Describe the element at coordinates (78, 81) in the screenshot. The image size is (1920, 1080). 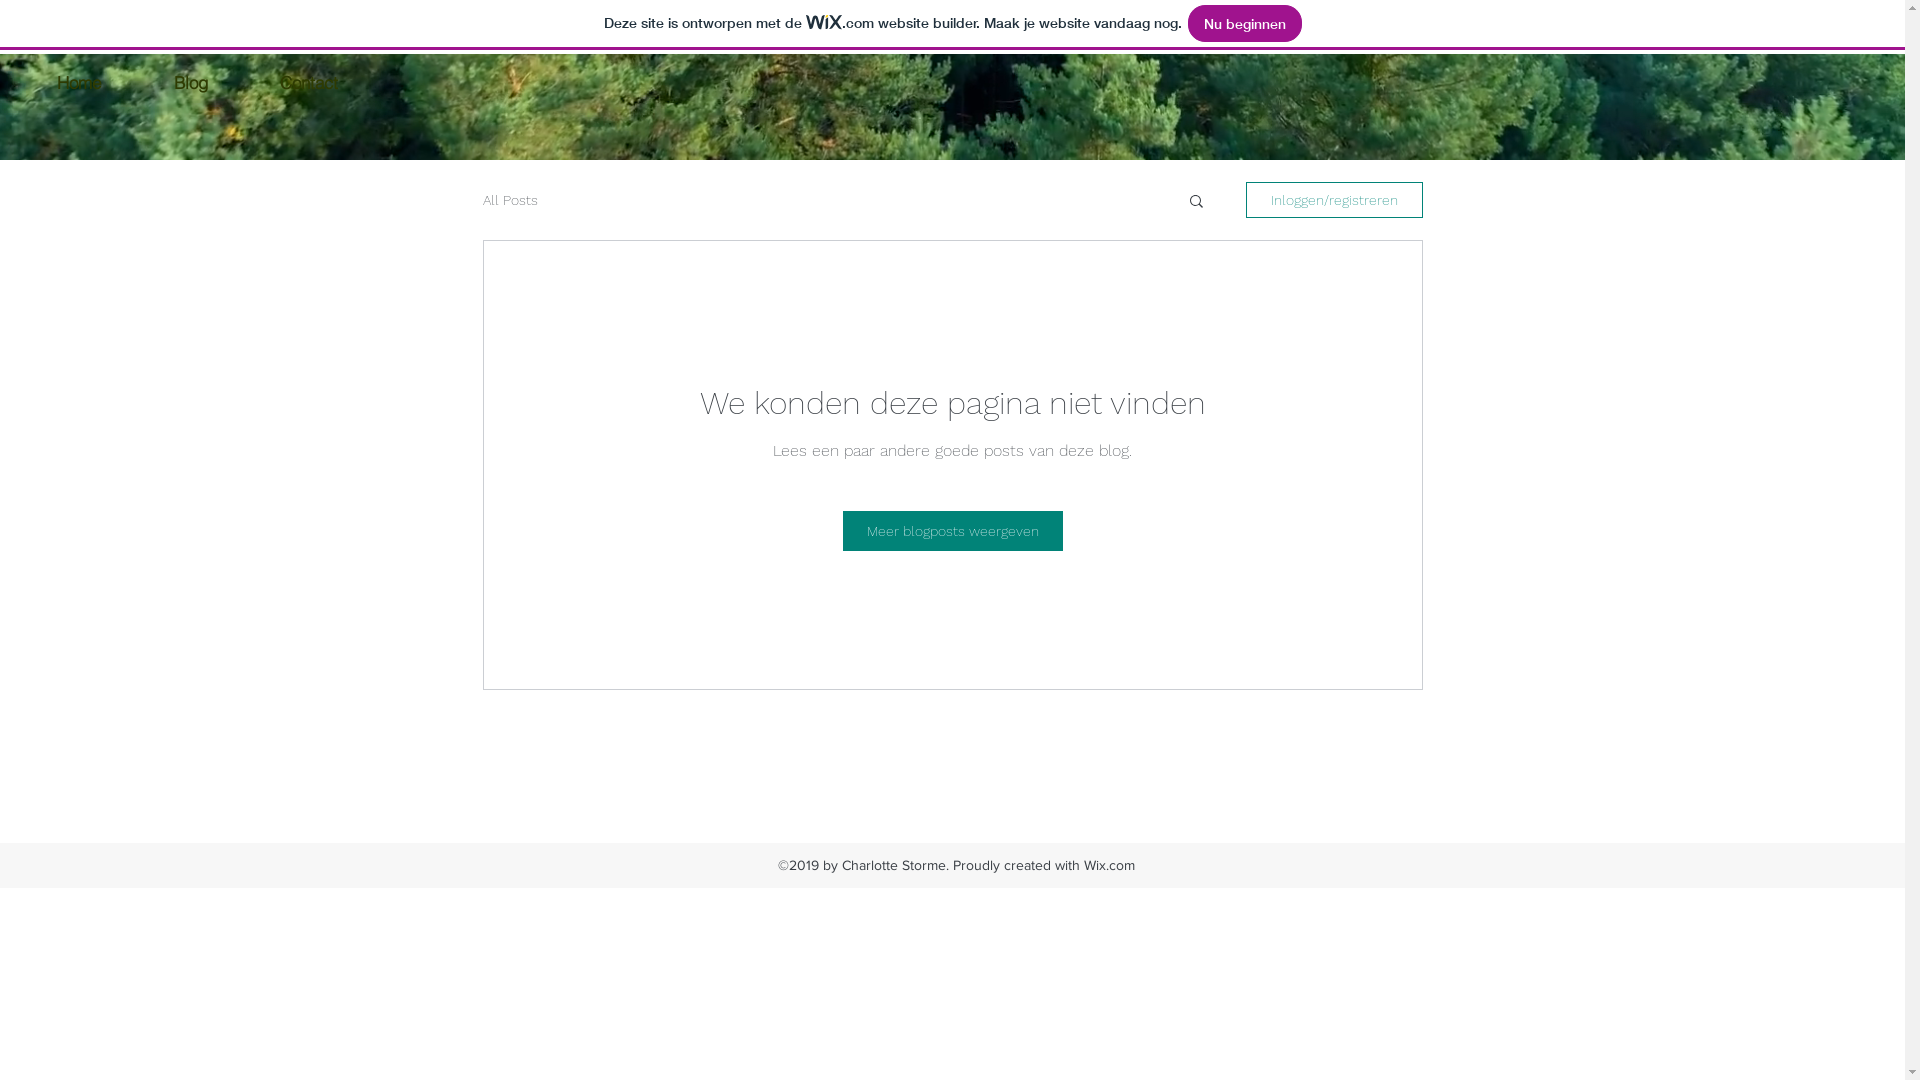
I see `'Home'` at that location.